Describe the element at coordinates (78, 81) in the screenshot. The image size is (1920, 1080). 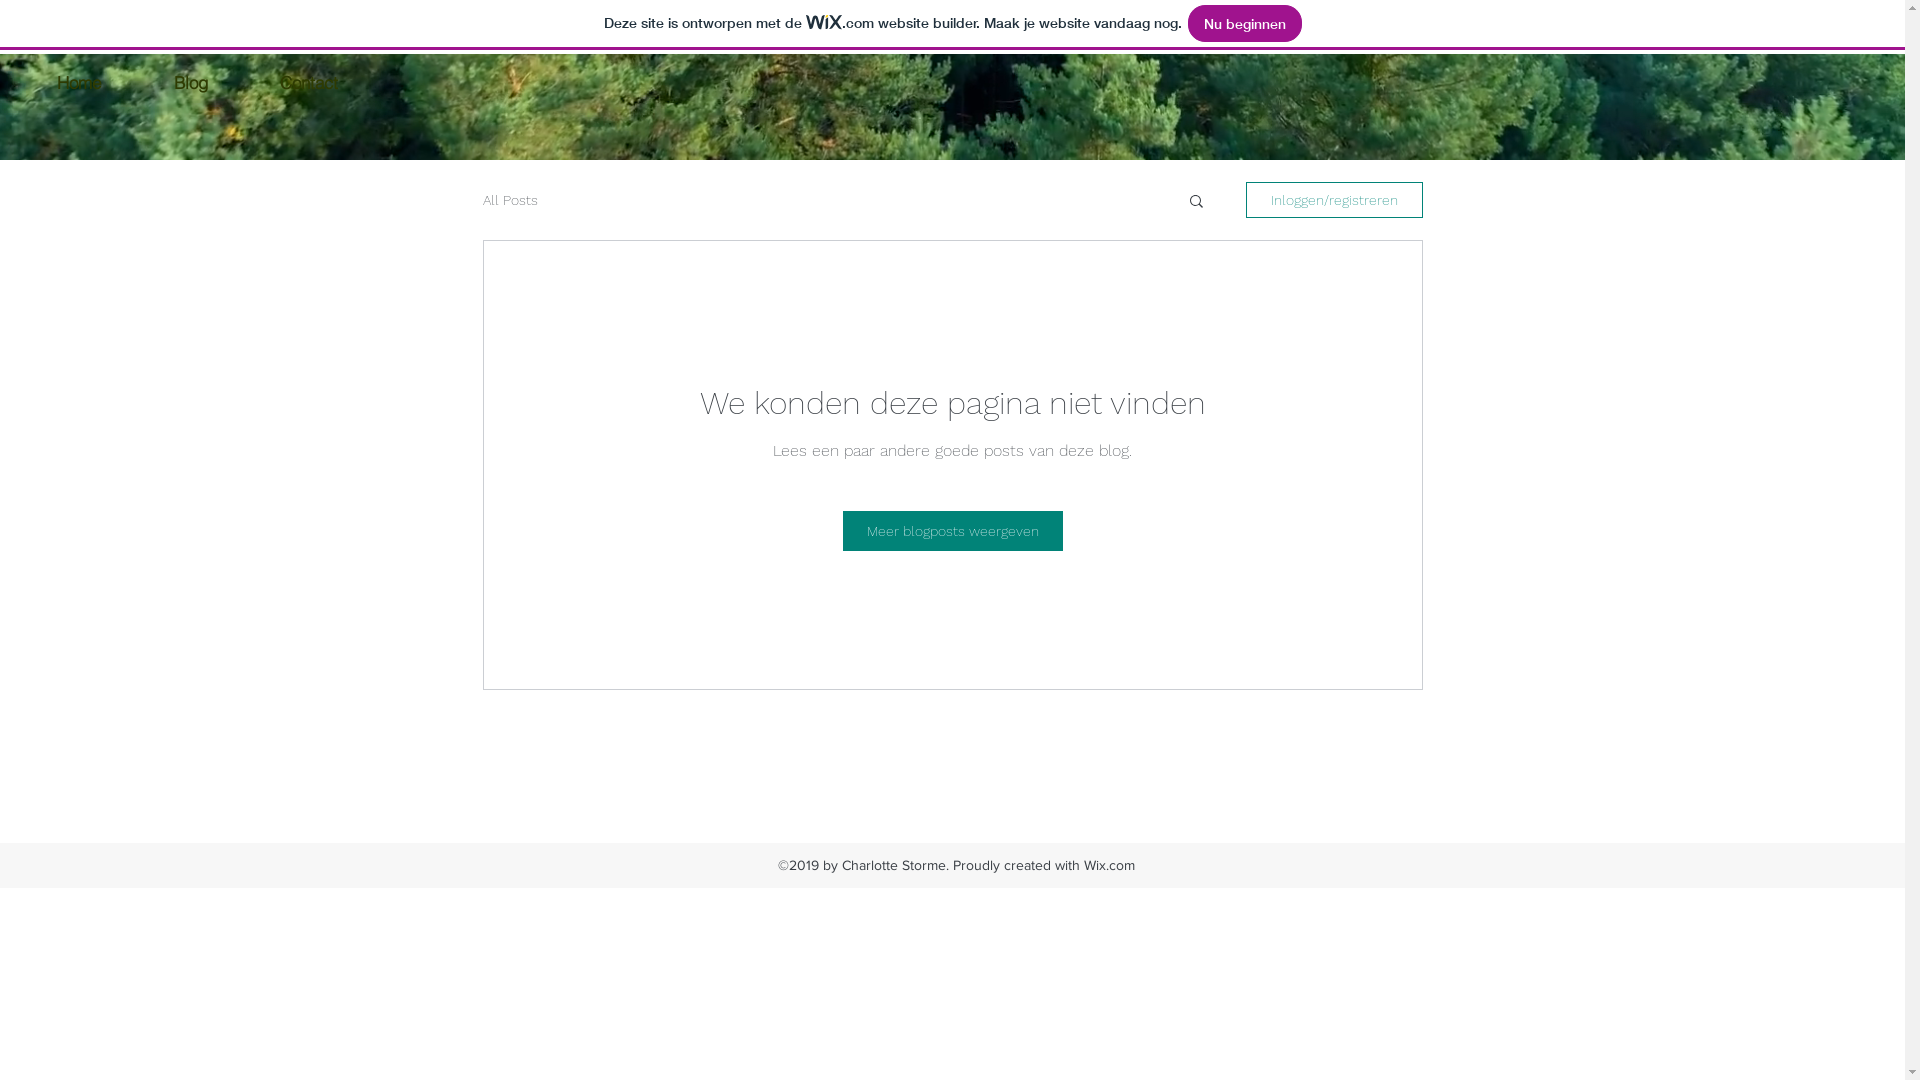
I see `'Home'` at that location.